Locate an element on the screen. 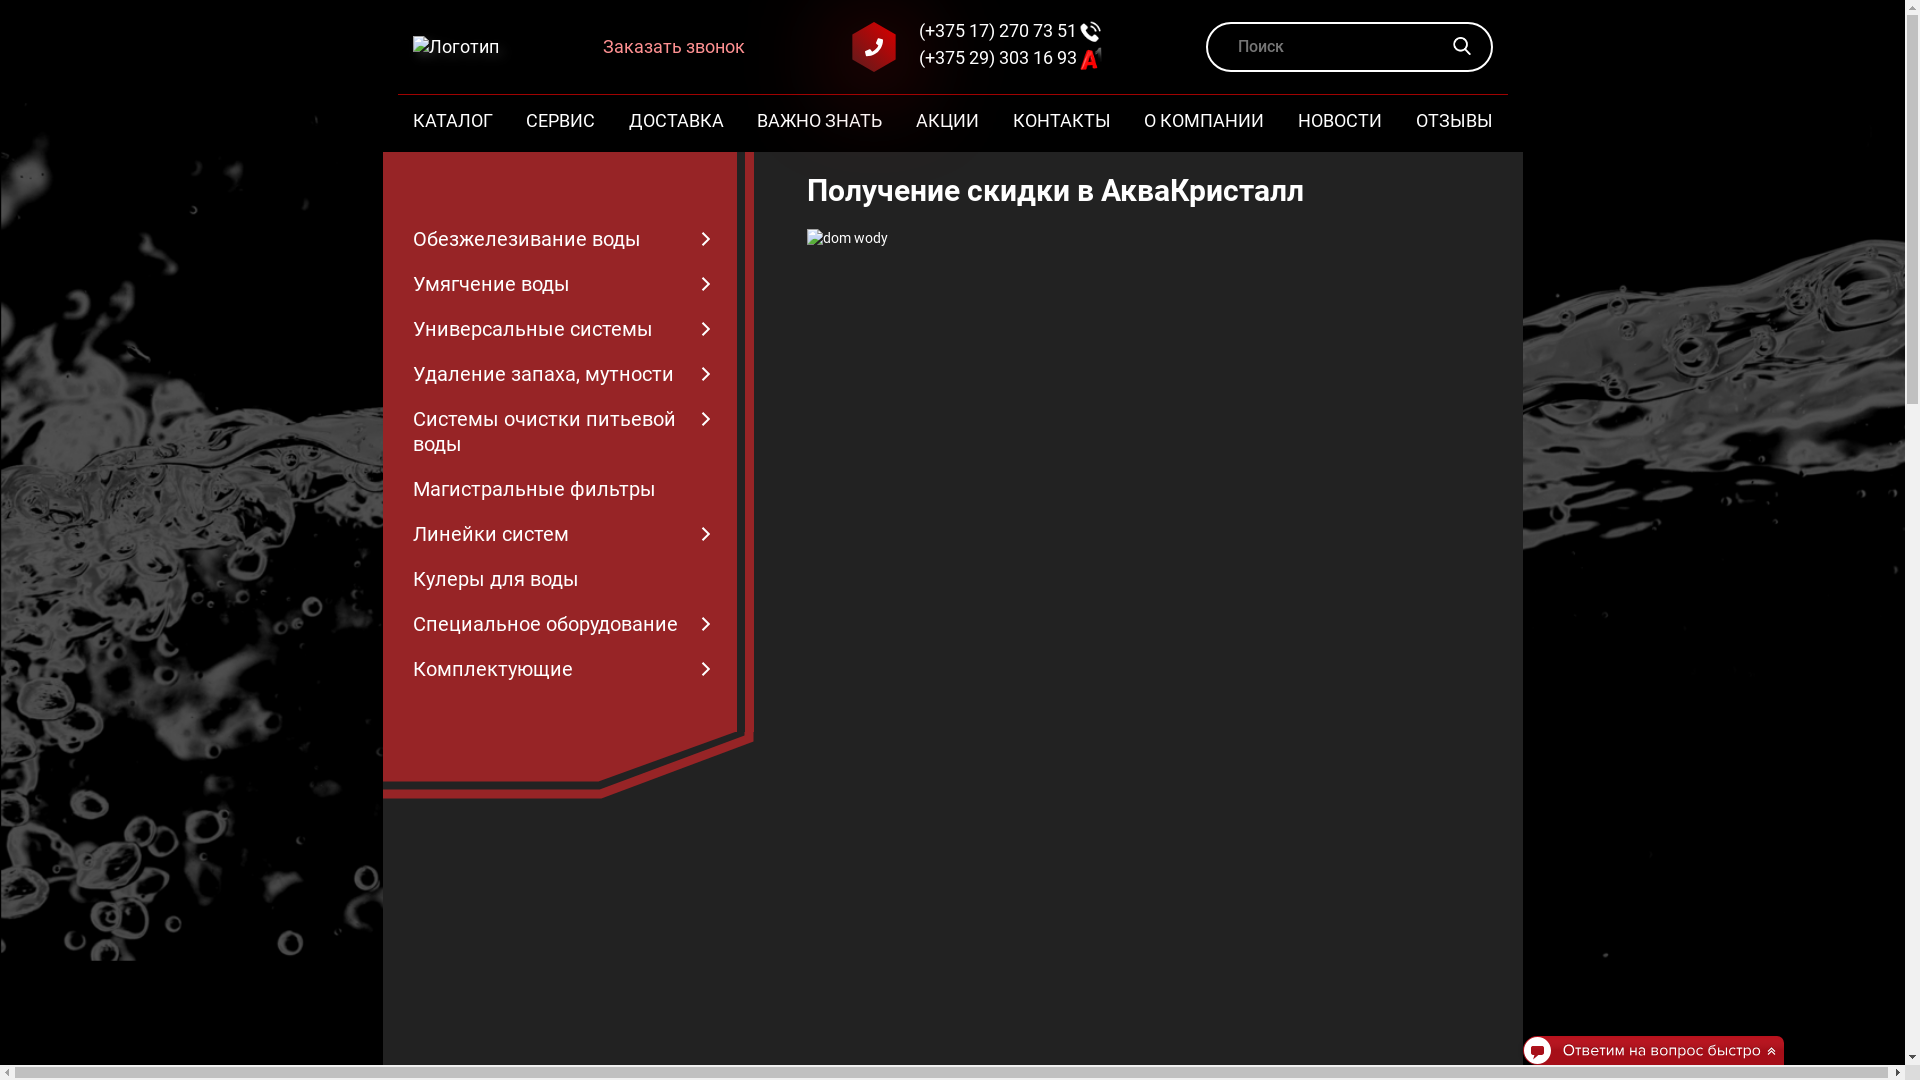 The height and width of the screenshot is (1080, 1920). '(+375 17) 270 73 51' is located at coordinates (1009, 31).